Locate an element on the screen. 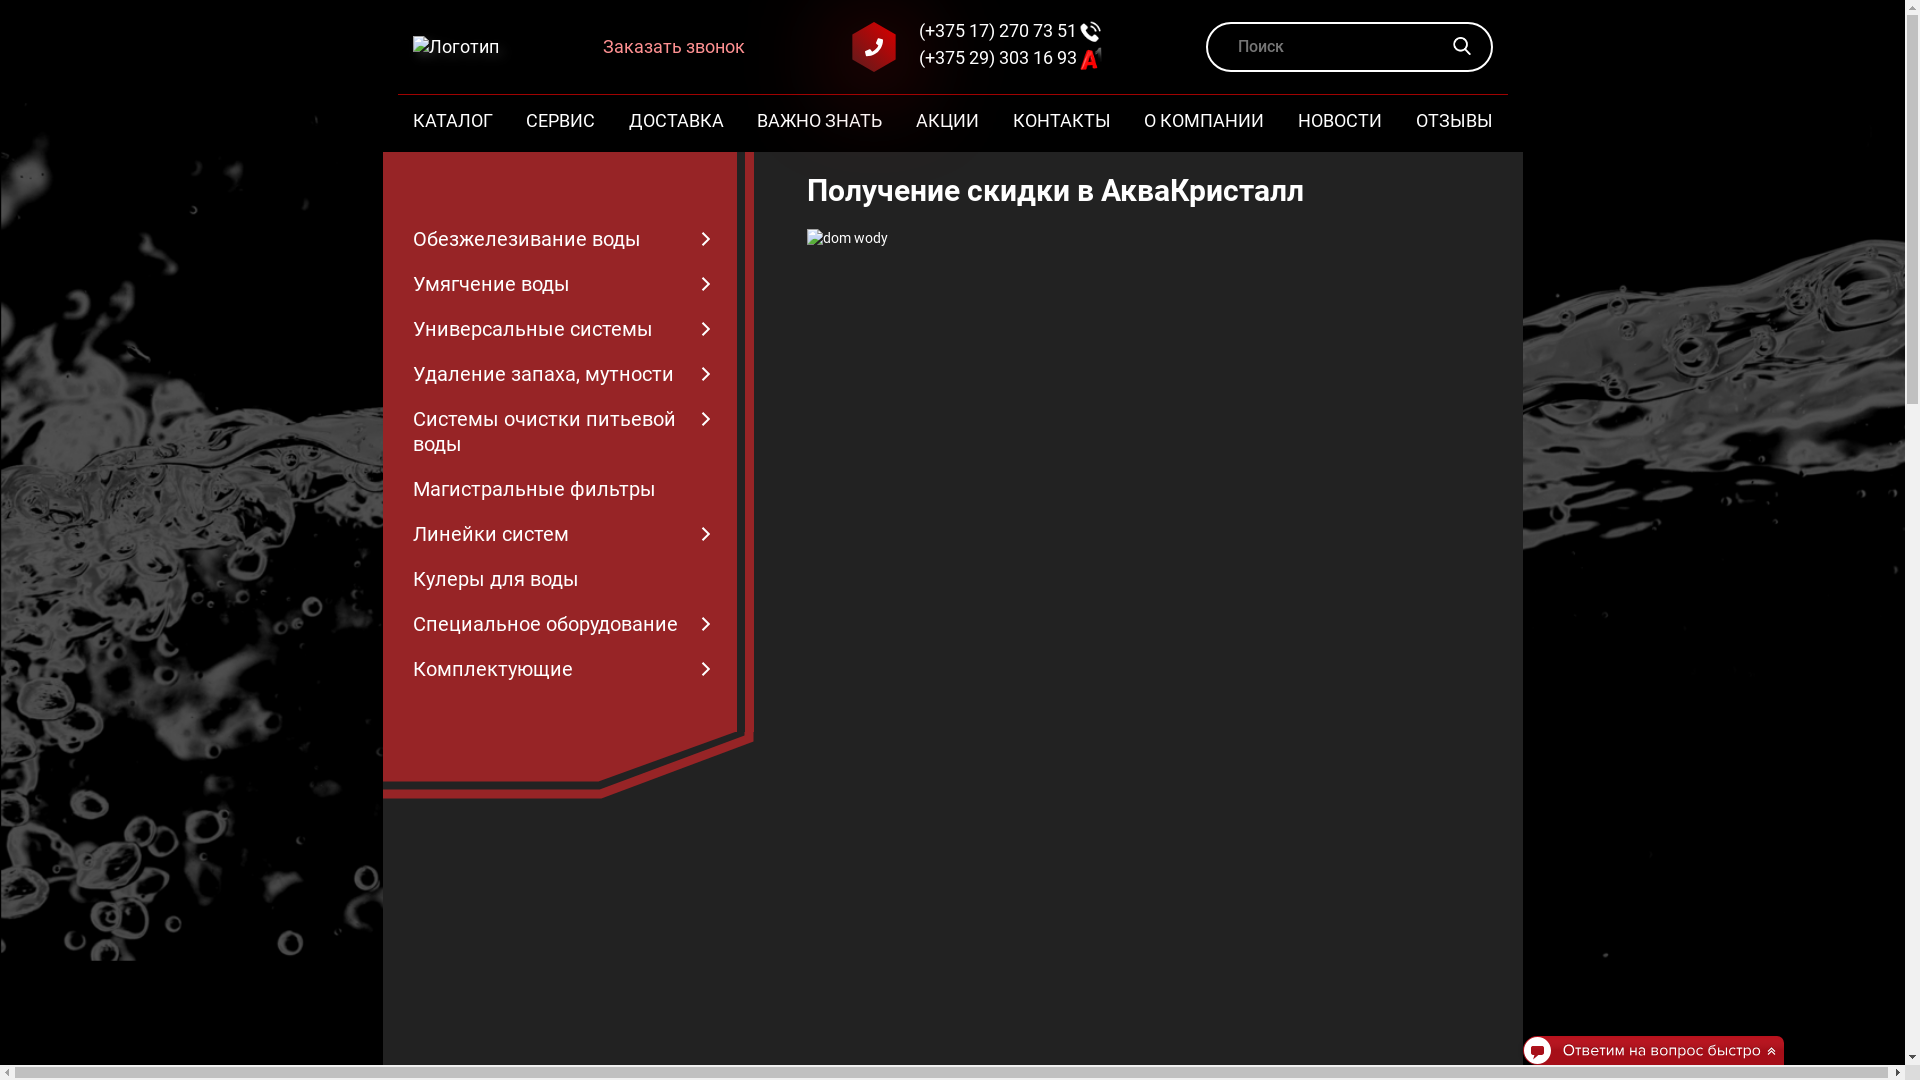 The height and width of the screenshot is (1080, 1920). '(+375 17) 270 73 51' is located at coordinates (1009, 31).